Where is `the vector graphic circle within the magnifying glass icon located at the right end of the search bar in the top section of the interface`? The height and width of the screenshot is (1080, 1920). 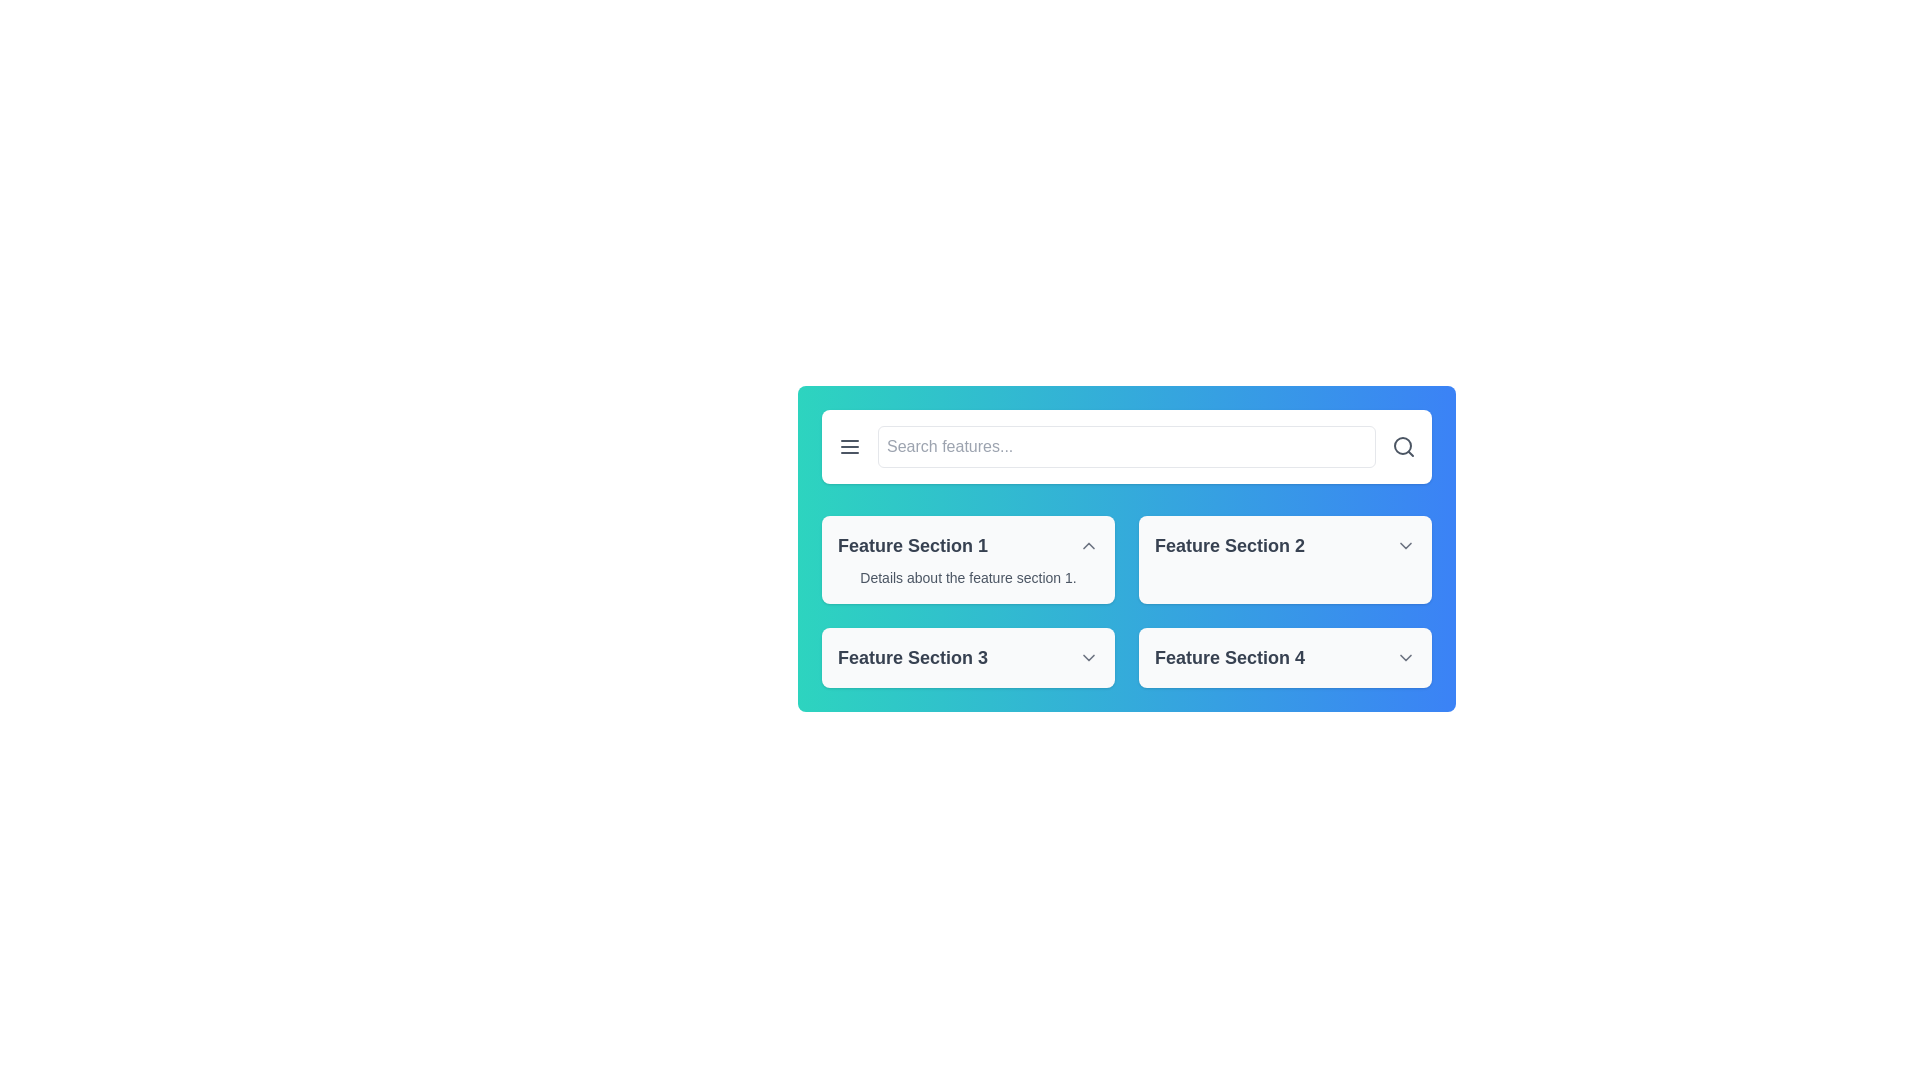 the vector graphic circle within the magnifying glass icon located at the right end of the search bar in the top section of the interface is located at coordinates (1401, 445).